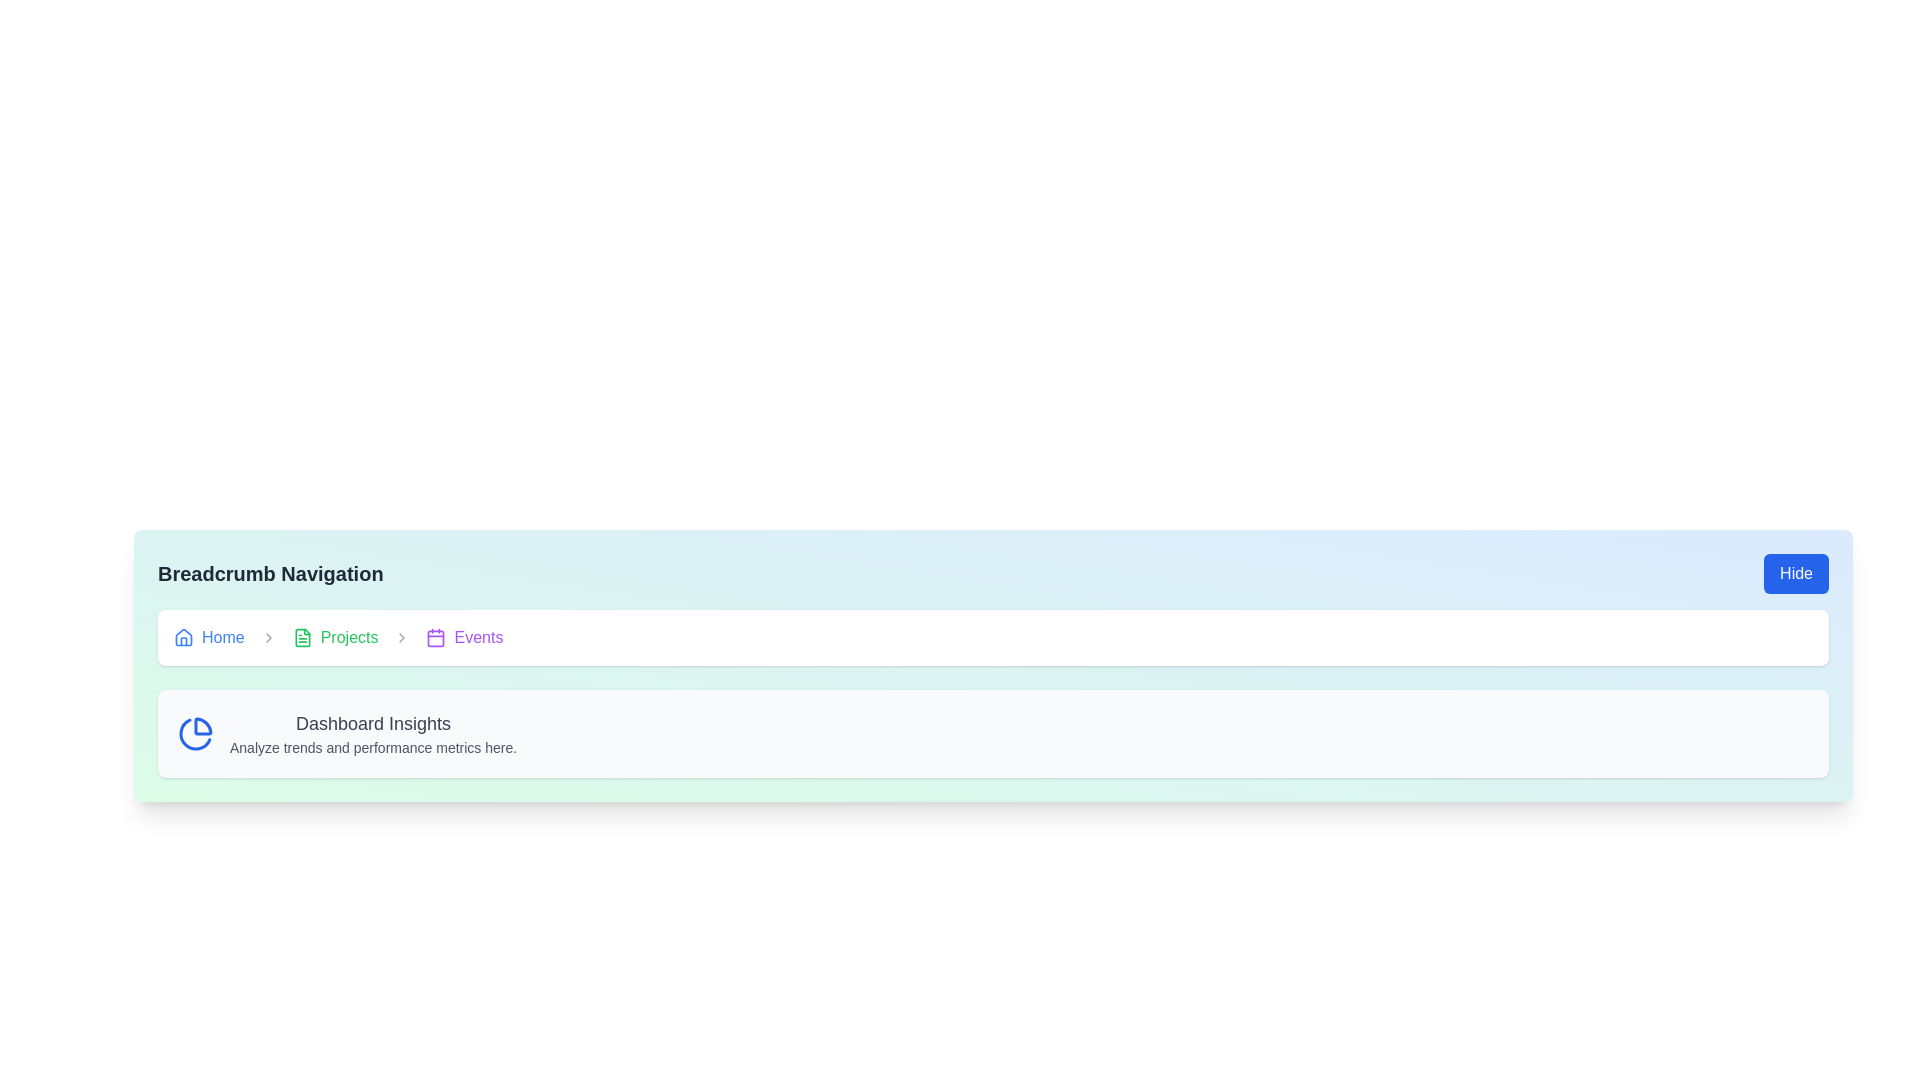  Describe the element at coordinates (464, 637) in the screenshot. I see `the link in the breadcrumb navigation bar that redirects to the 'Events' section of the application` at that location.